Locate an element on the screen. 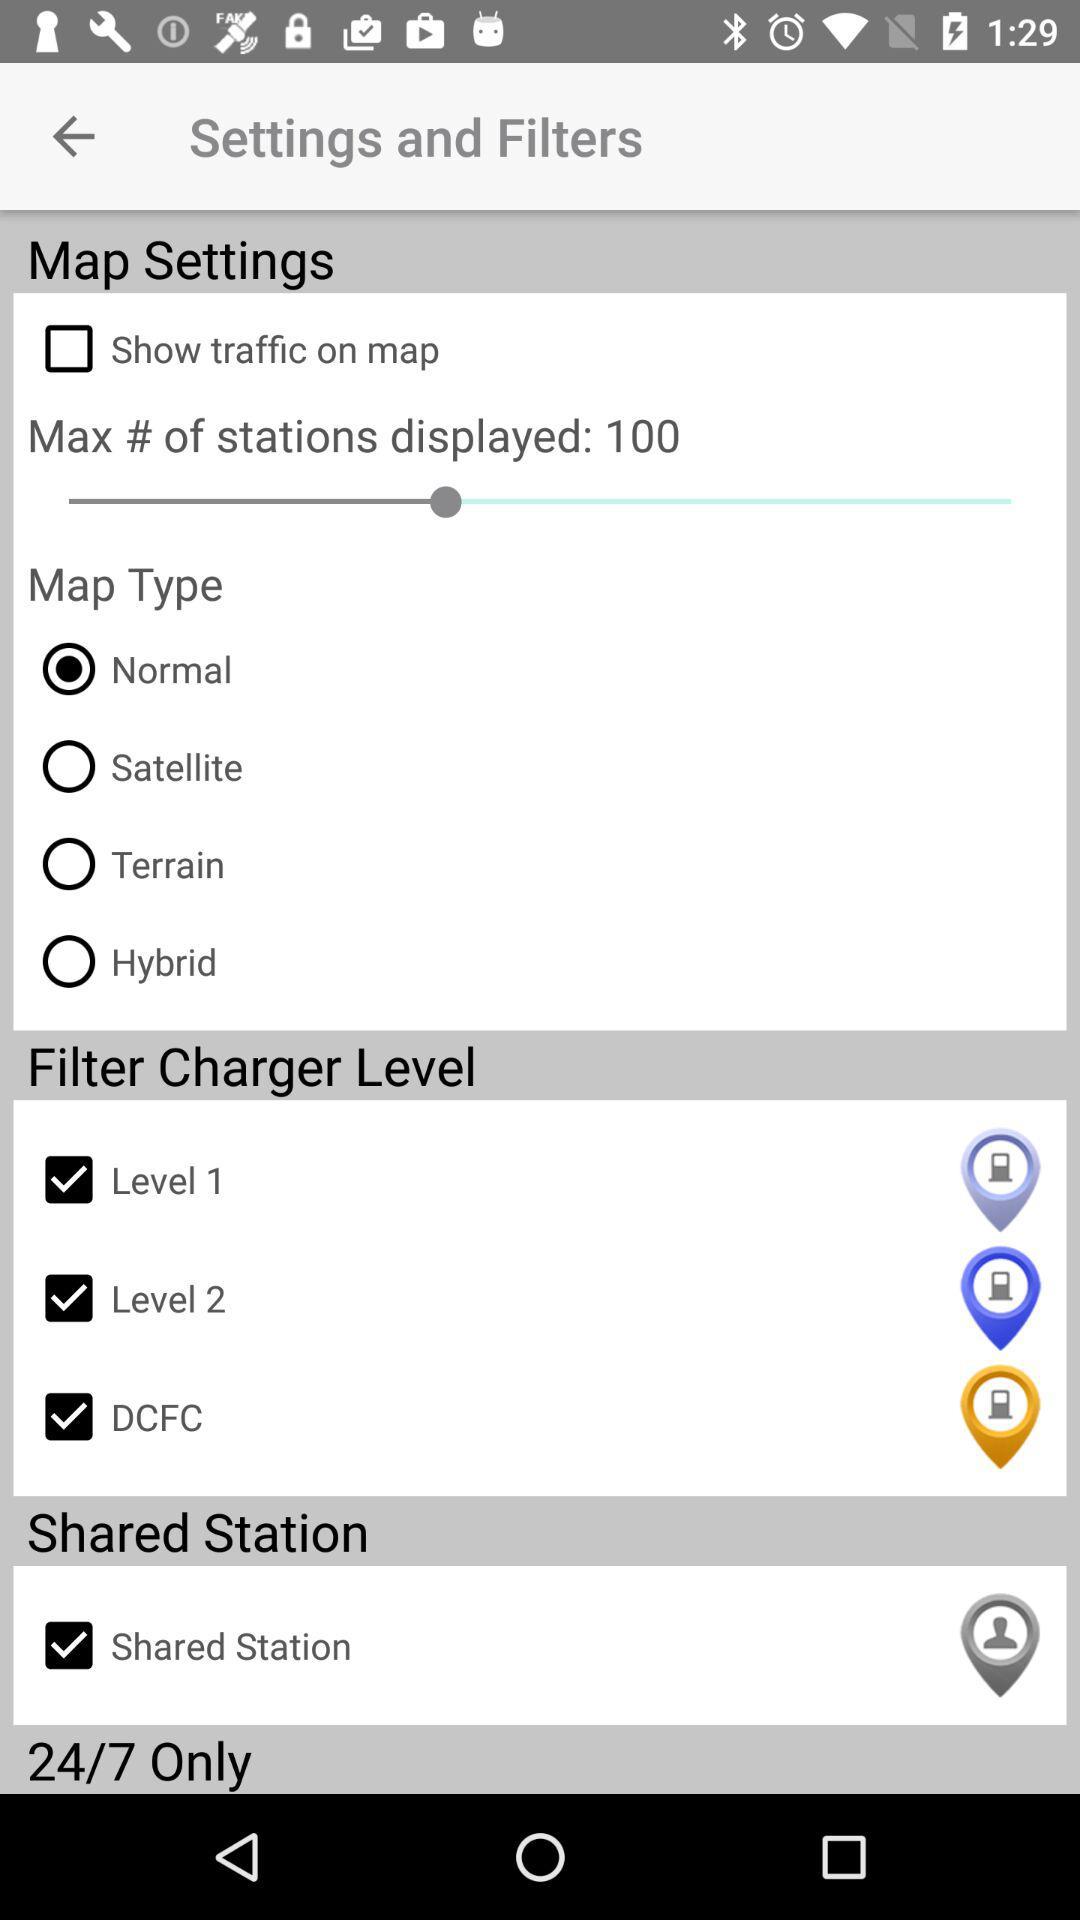 The width and height of the screenshot is (1080, 1920). icon below level 1 icon is located at coordinates (540, 1298).